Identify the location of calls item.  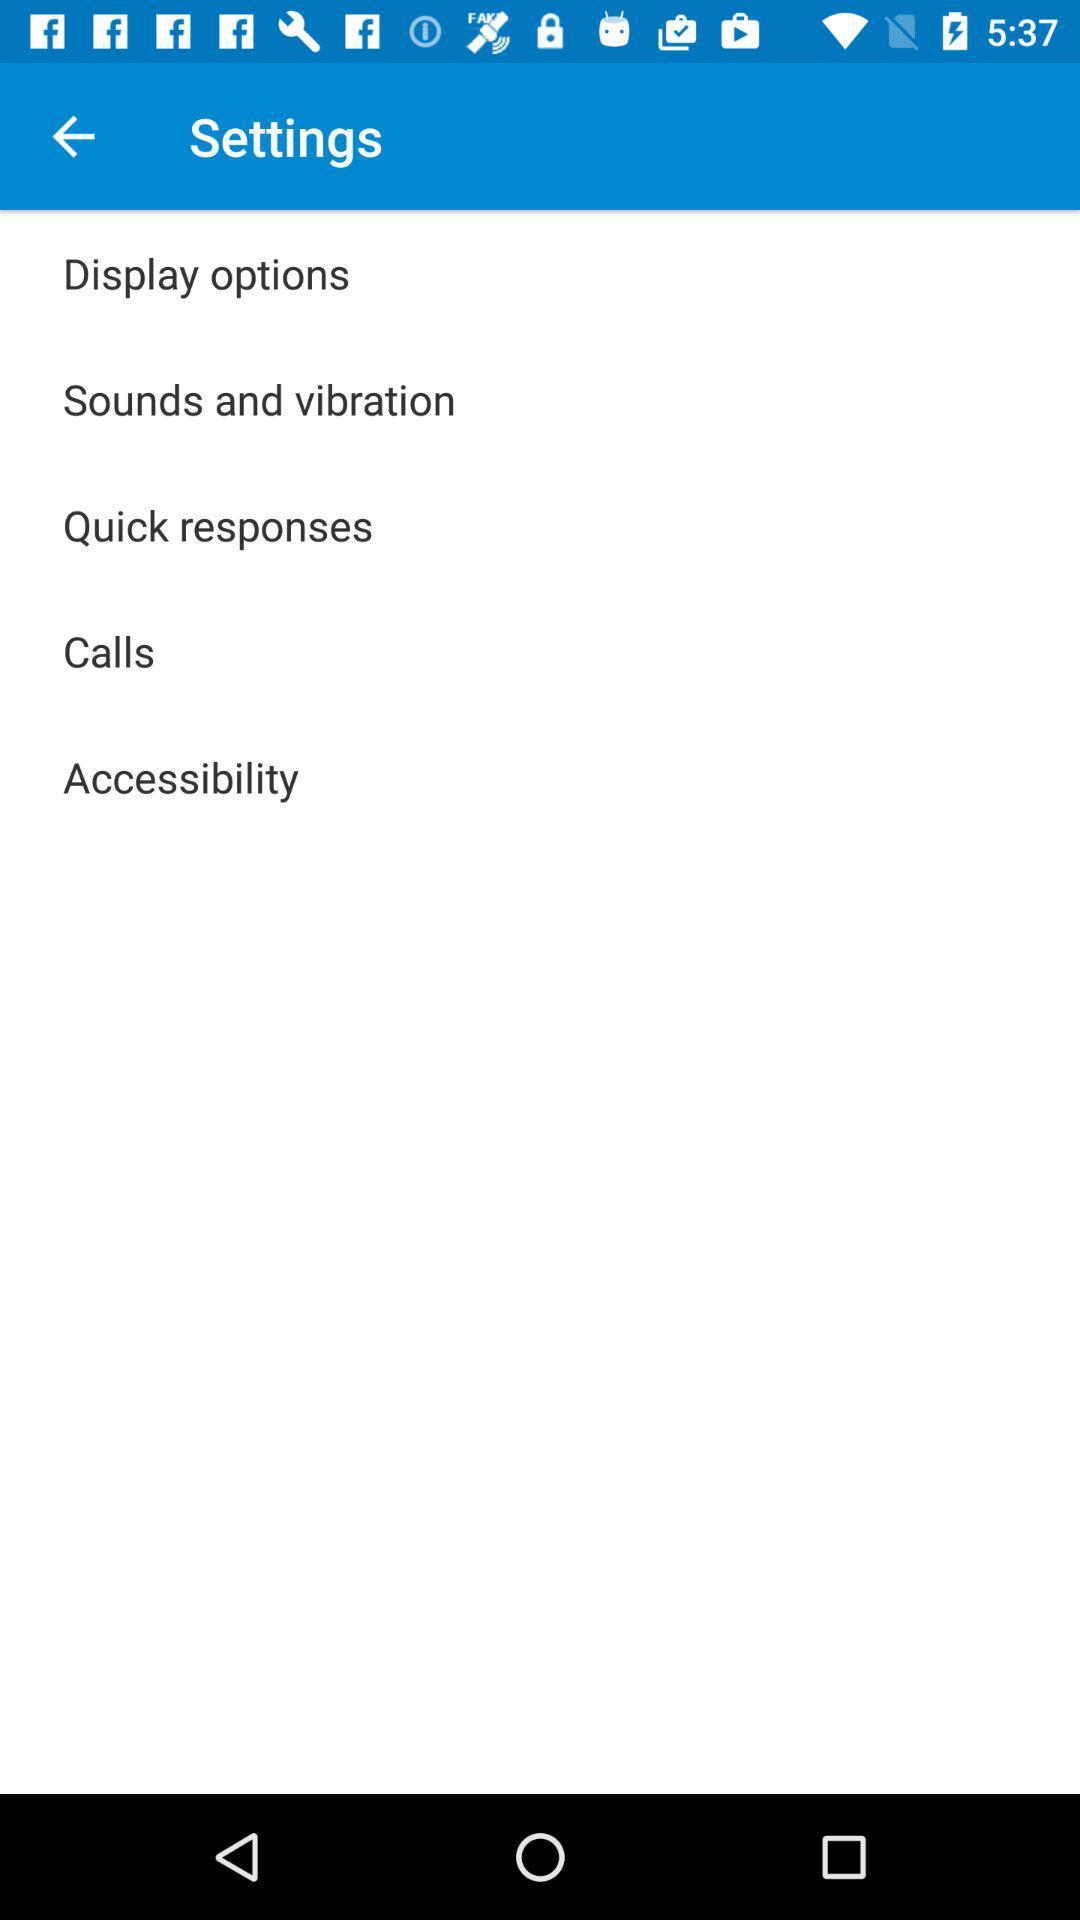
(109, 651).